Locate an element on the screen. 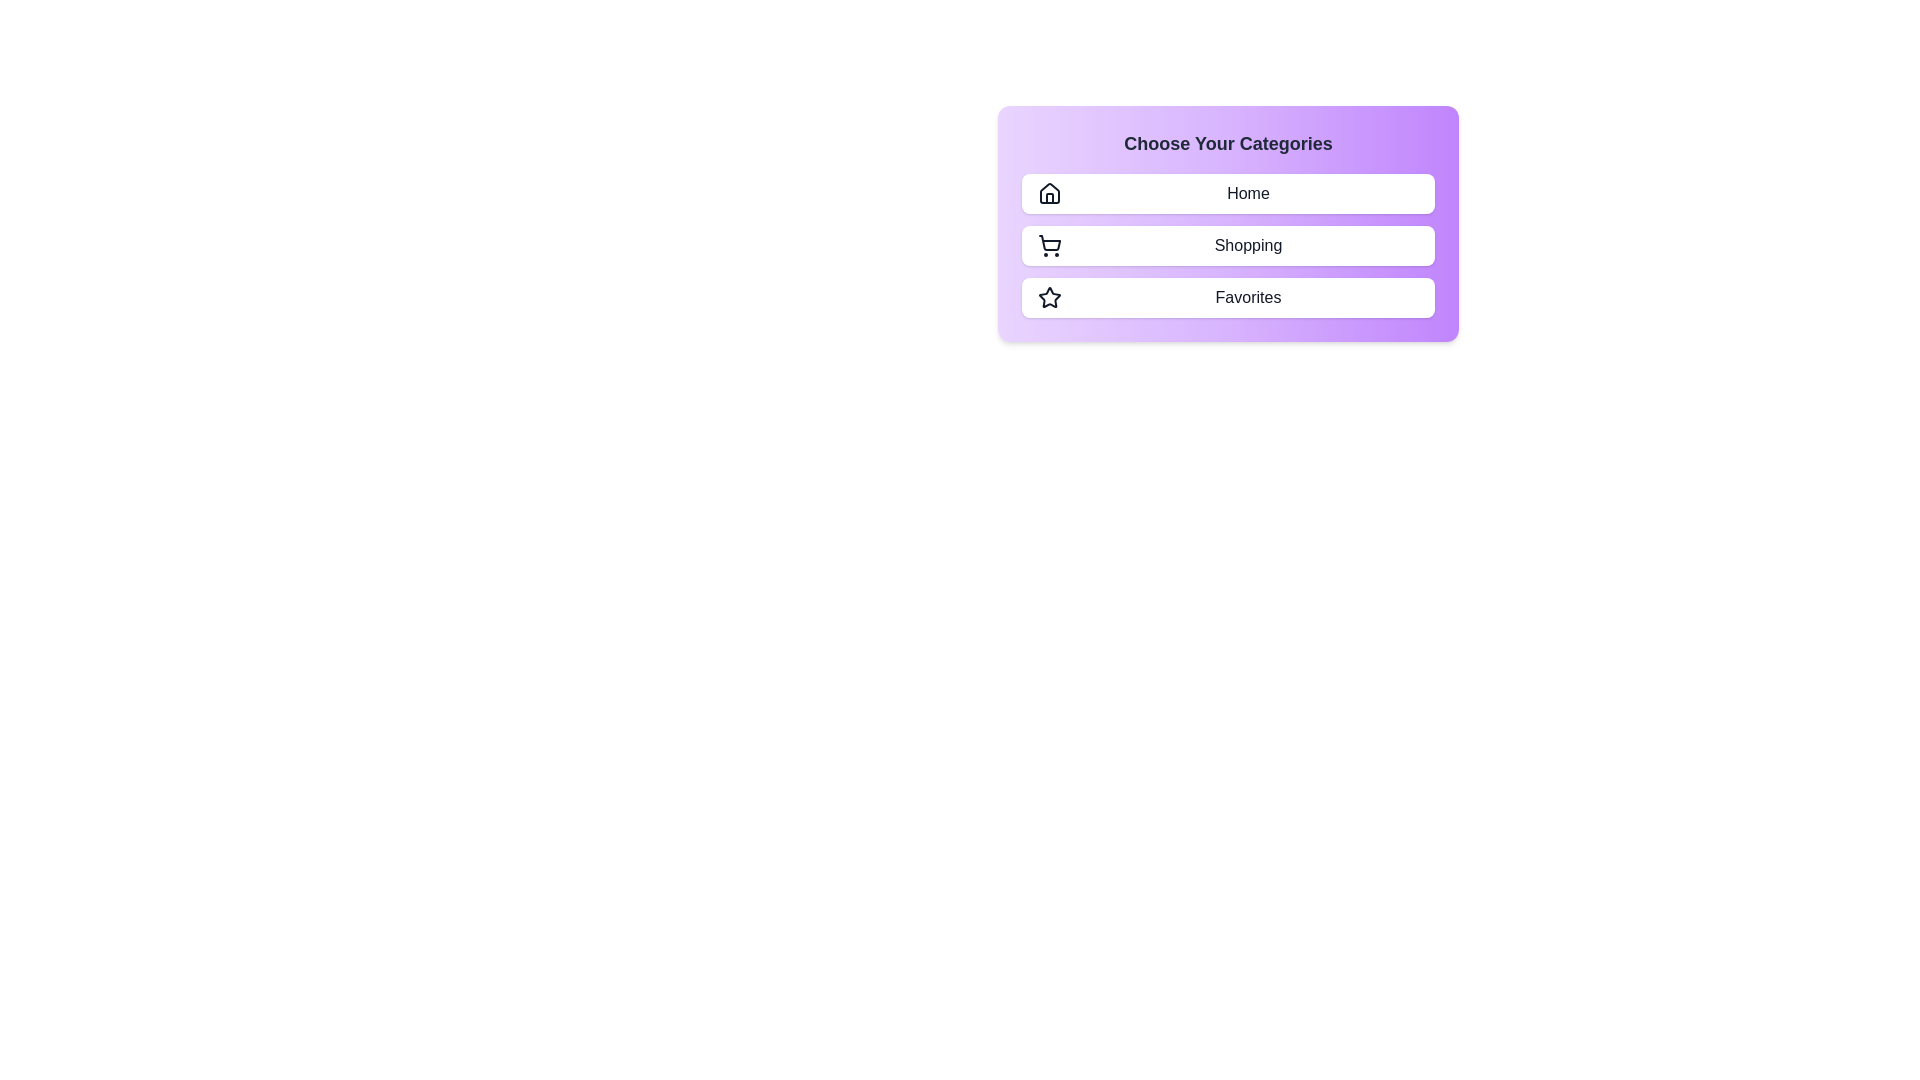 This screenshot has height=1080, width=1920. the 'Favorites' chip to toggle its activation state is located at coordinates (1227, 297).